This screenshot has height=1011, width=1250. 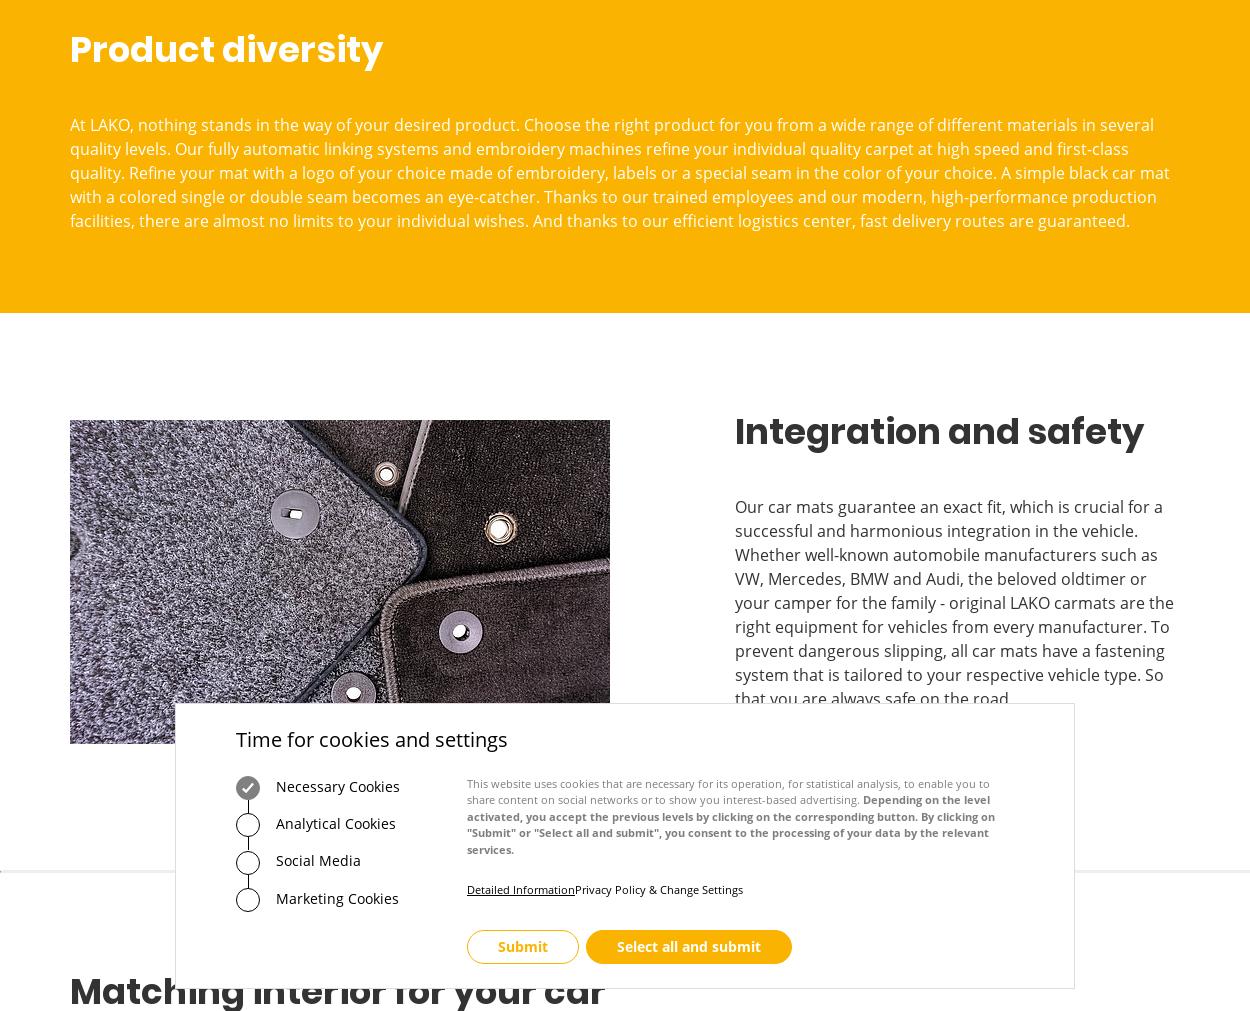 I want to click on 'Integration and safety', so click(x=938, y=429).